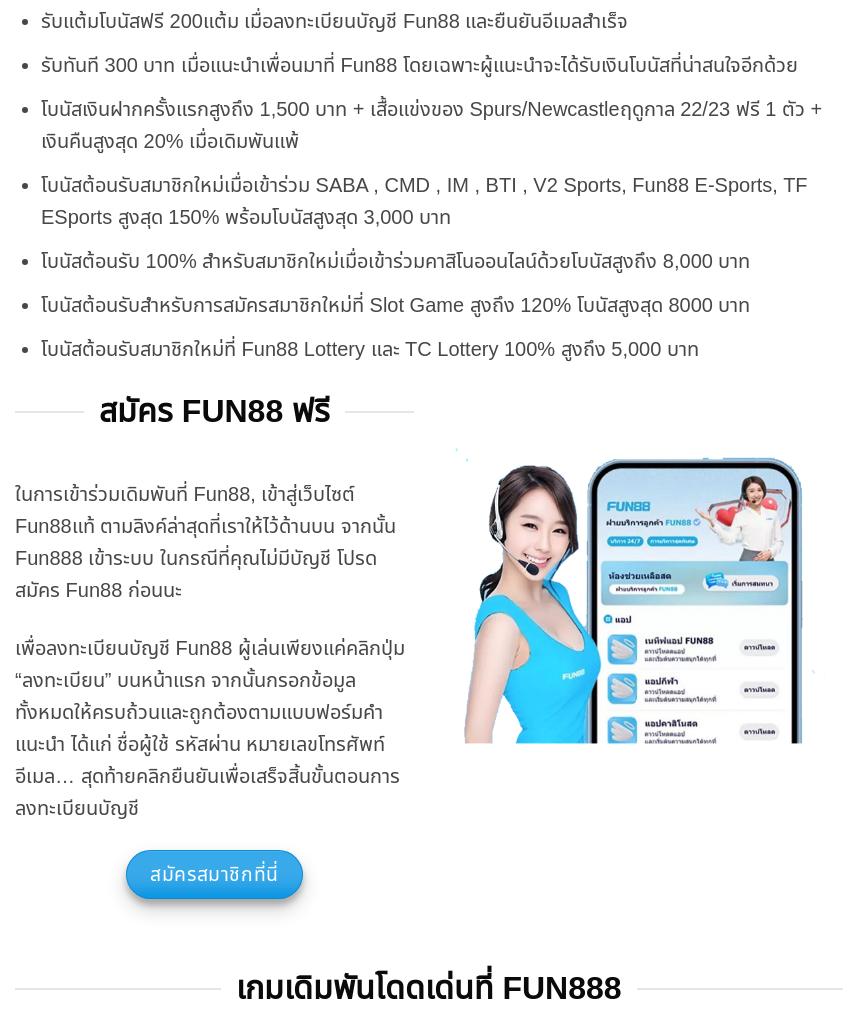 This screenshot has width=858, height=1033. Describe the element at coordinates (394, 259) in the screenshot. I see `'โบนัสต้อนรับ 100% สำหรับสมาชิกใหม่เมื่อเข้าร่วมคาสิโนออนไลน์ด้วยโบนัสสูงถึง 8,000 บาท'` at that location.